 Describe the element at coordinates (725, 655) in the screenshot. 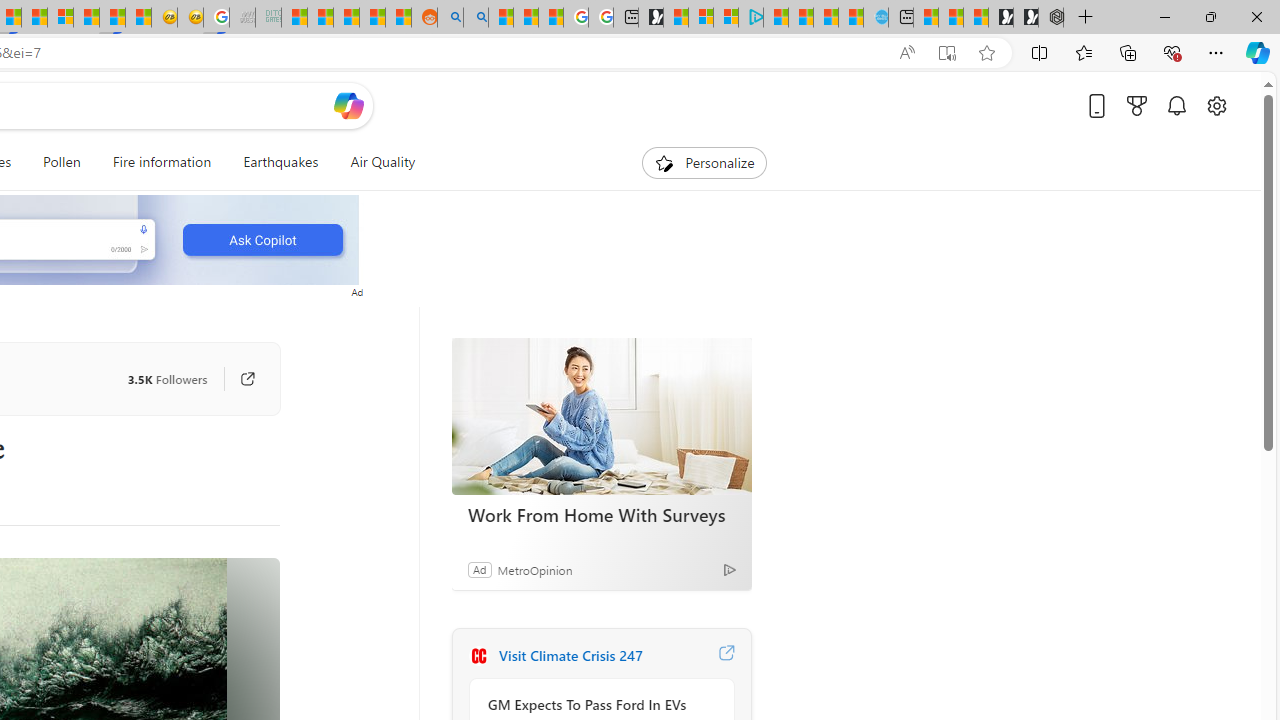

I see `'Visit Climate Crisis 247 website'` at that location.